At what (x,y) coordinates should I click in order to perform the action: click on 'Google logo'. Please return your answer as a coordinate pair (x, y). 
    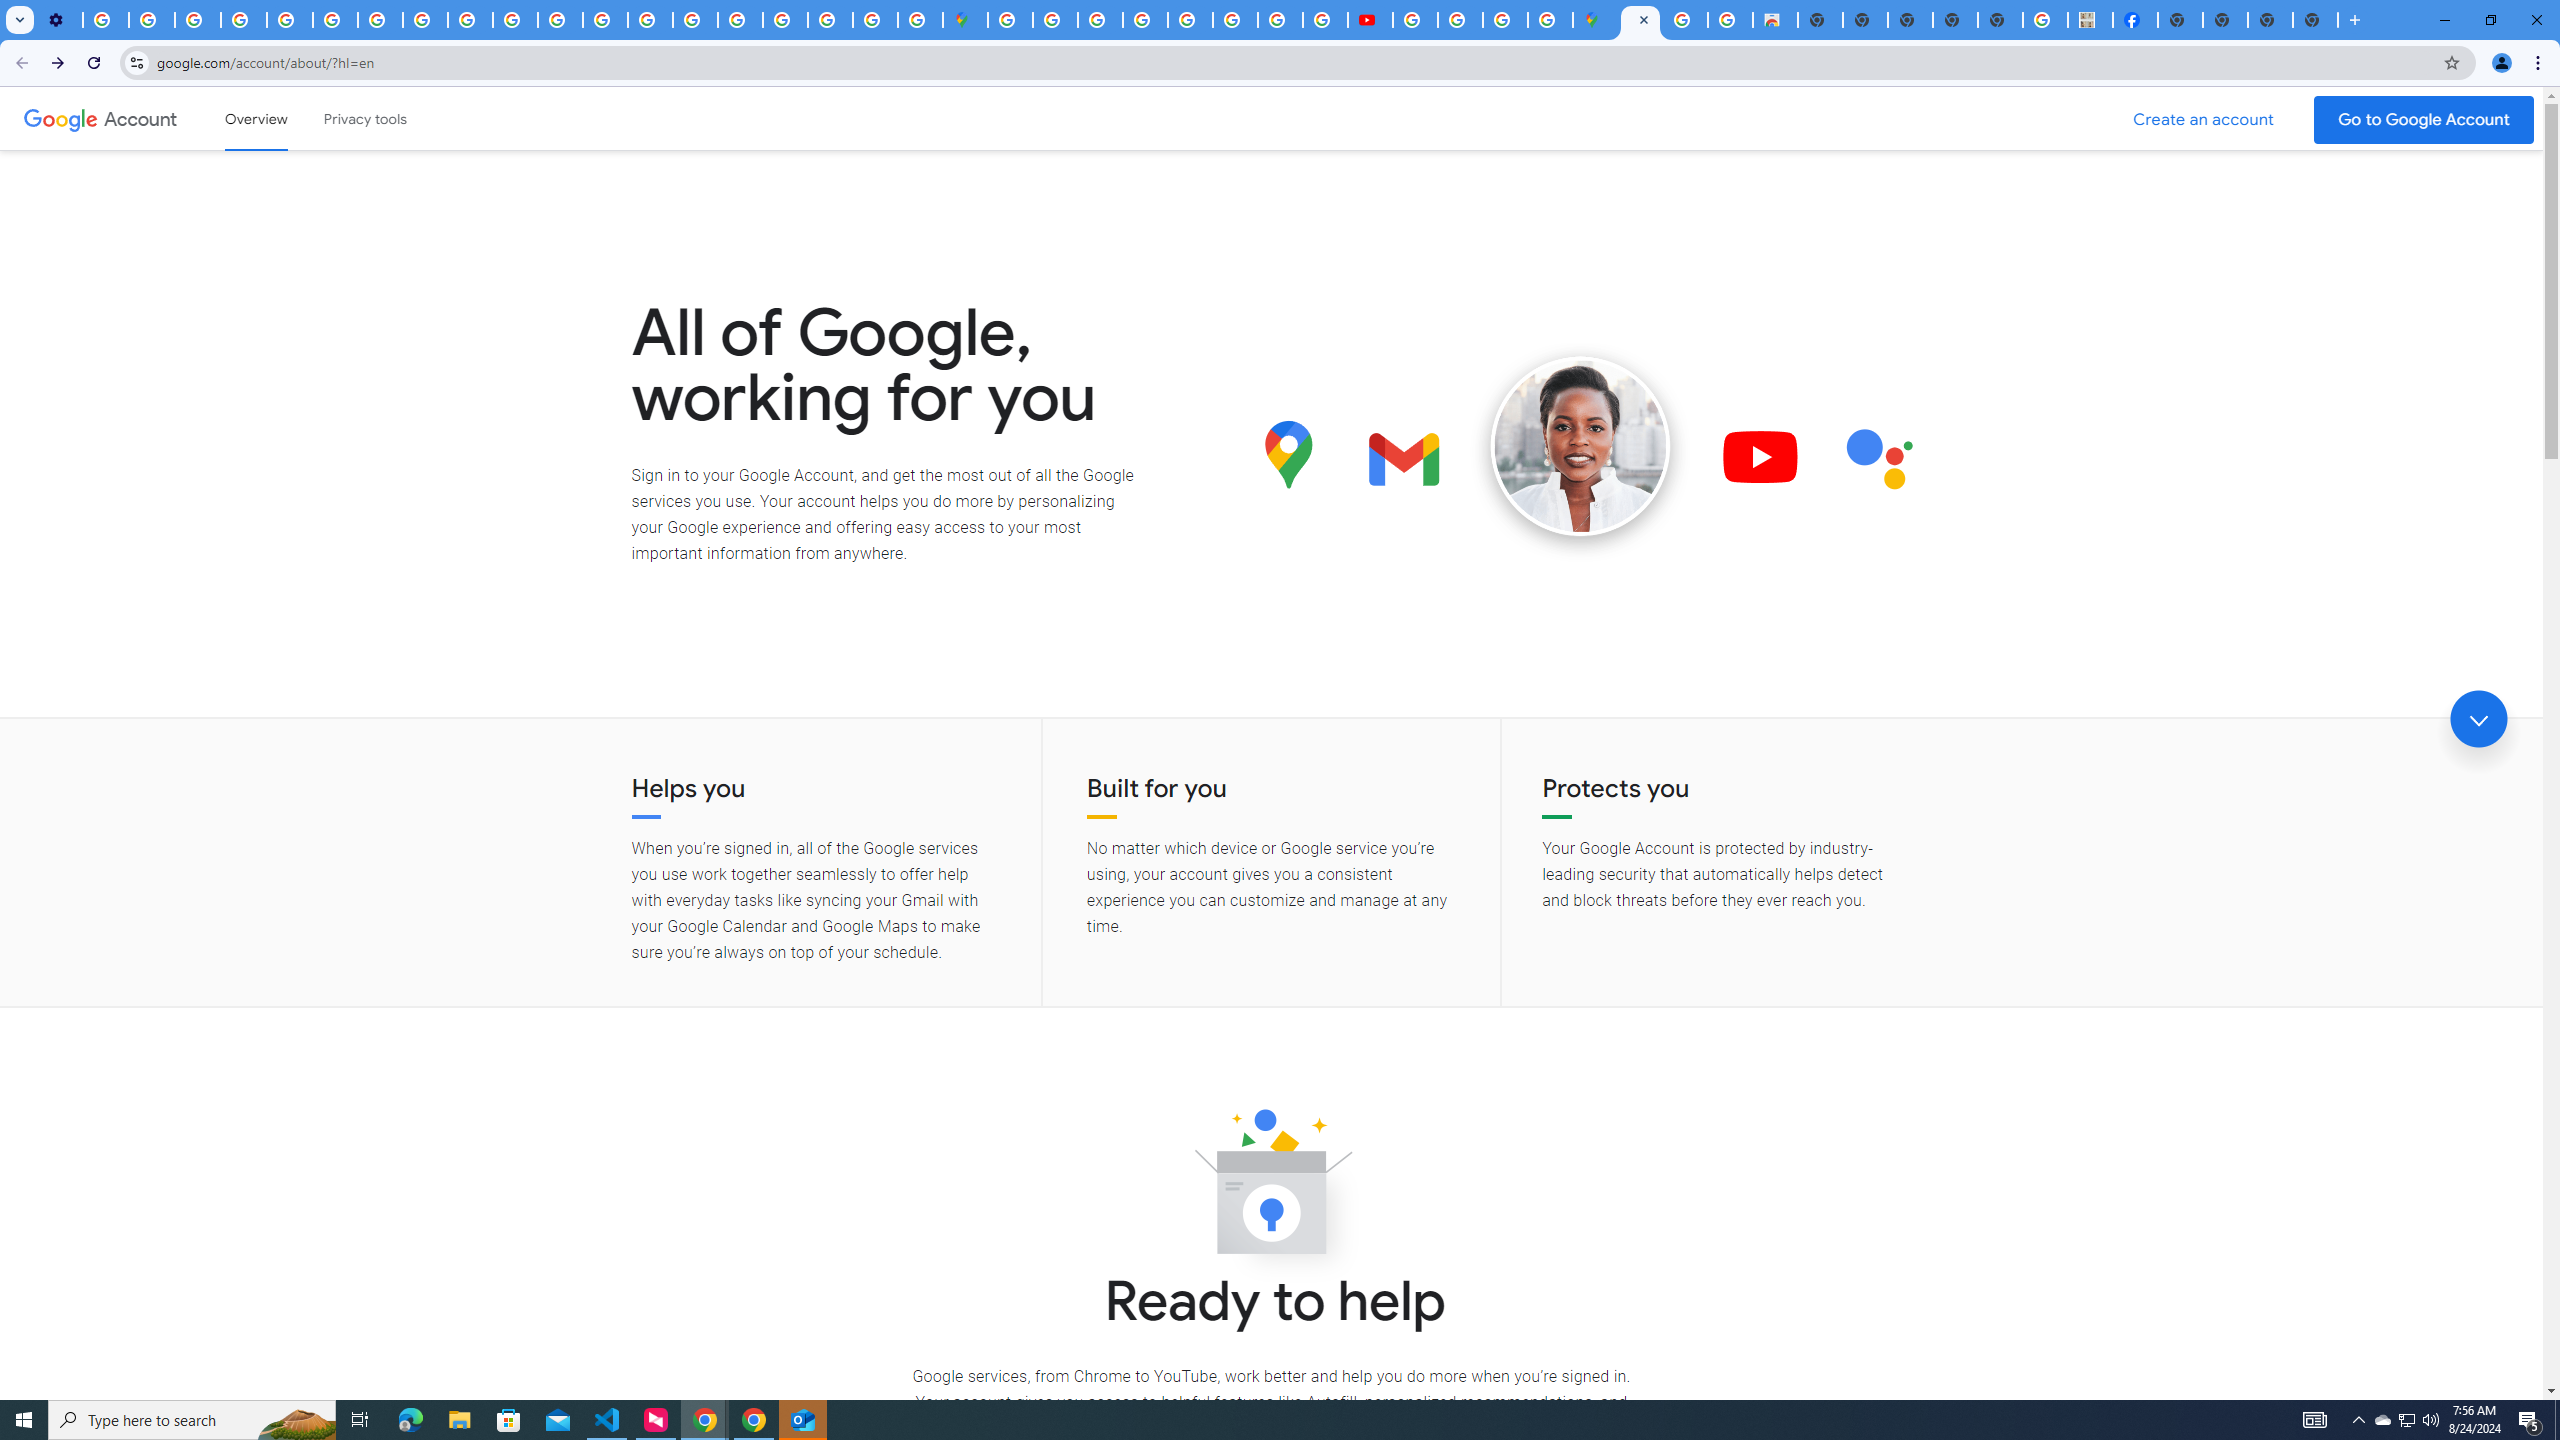
    Looking at the image, I should click on (60, 118).